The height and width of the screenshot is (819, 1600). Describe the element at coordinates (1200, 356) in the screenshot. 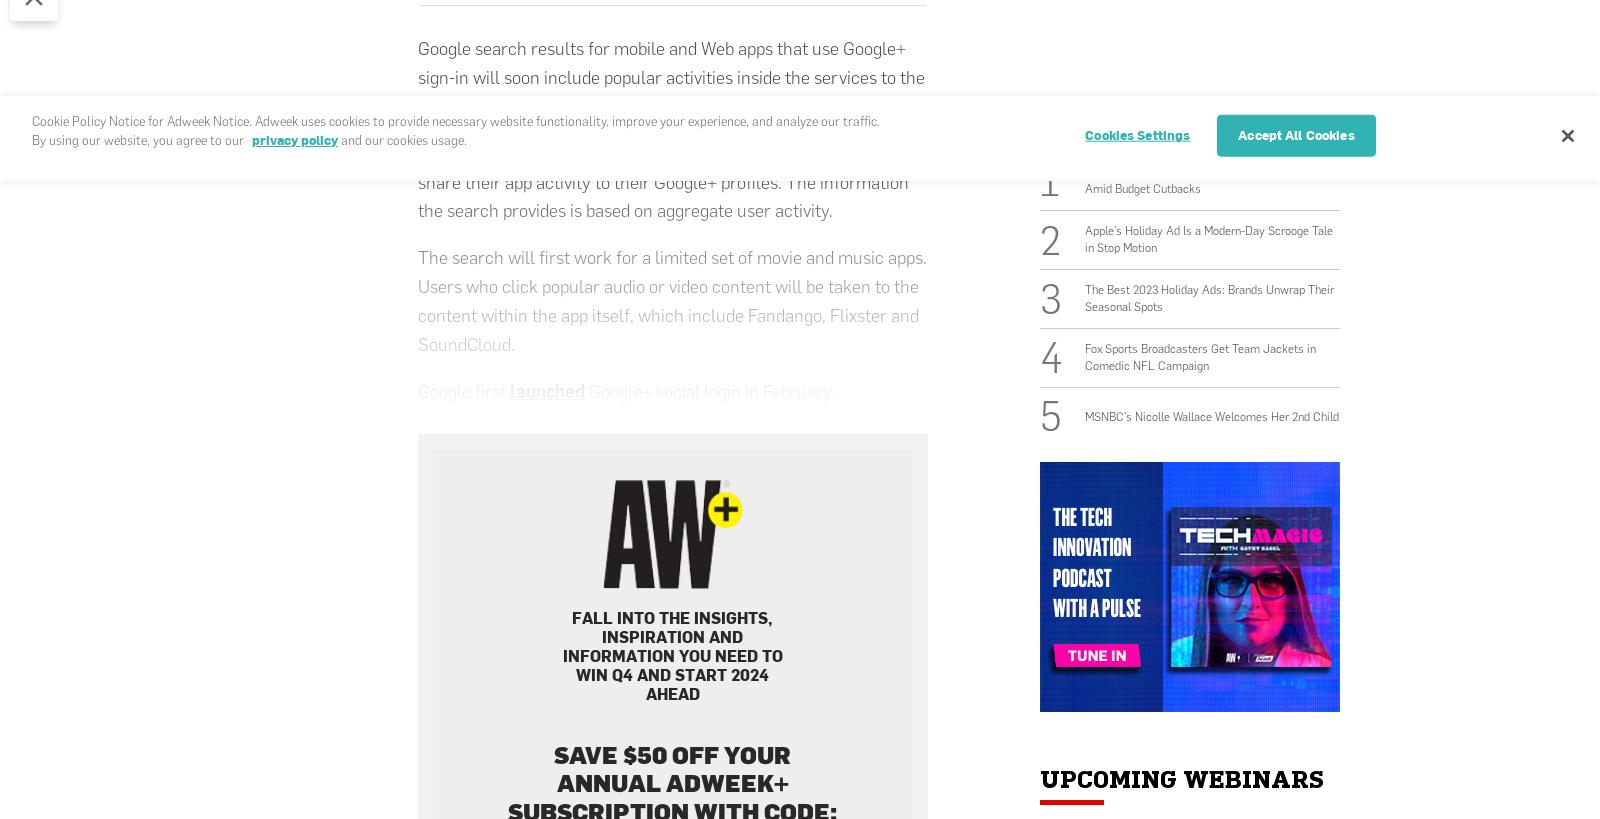

I see `'Fox Sports Broadcasters Get Team Jackets in Comedic NFL Campaign'` at that location.